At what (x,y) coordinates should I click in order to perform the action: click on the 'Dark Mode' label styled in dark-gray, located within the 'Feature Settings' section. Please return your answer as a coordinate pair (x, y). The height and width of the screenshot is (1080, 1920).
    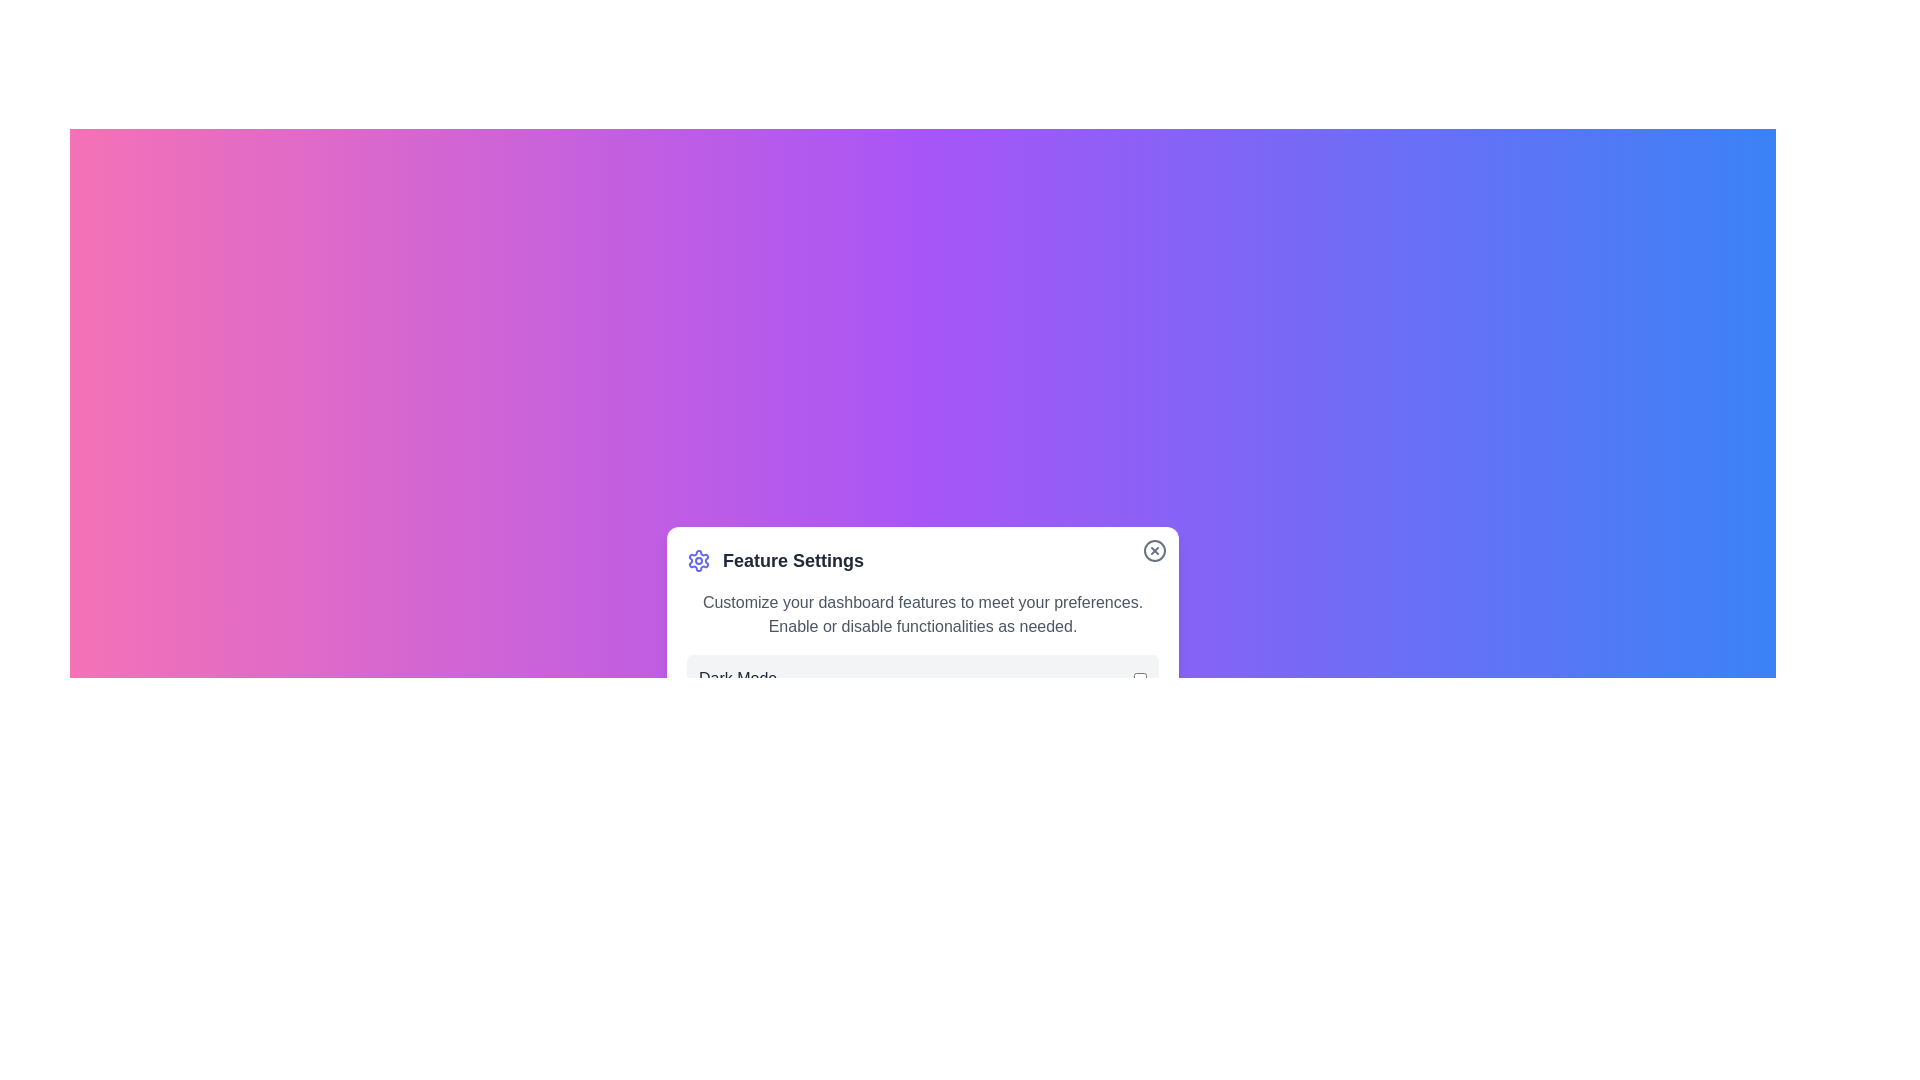
    Looking at the image, I should click on (737, 677).